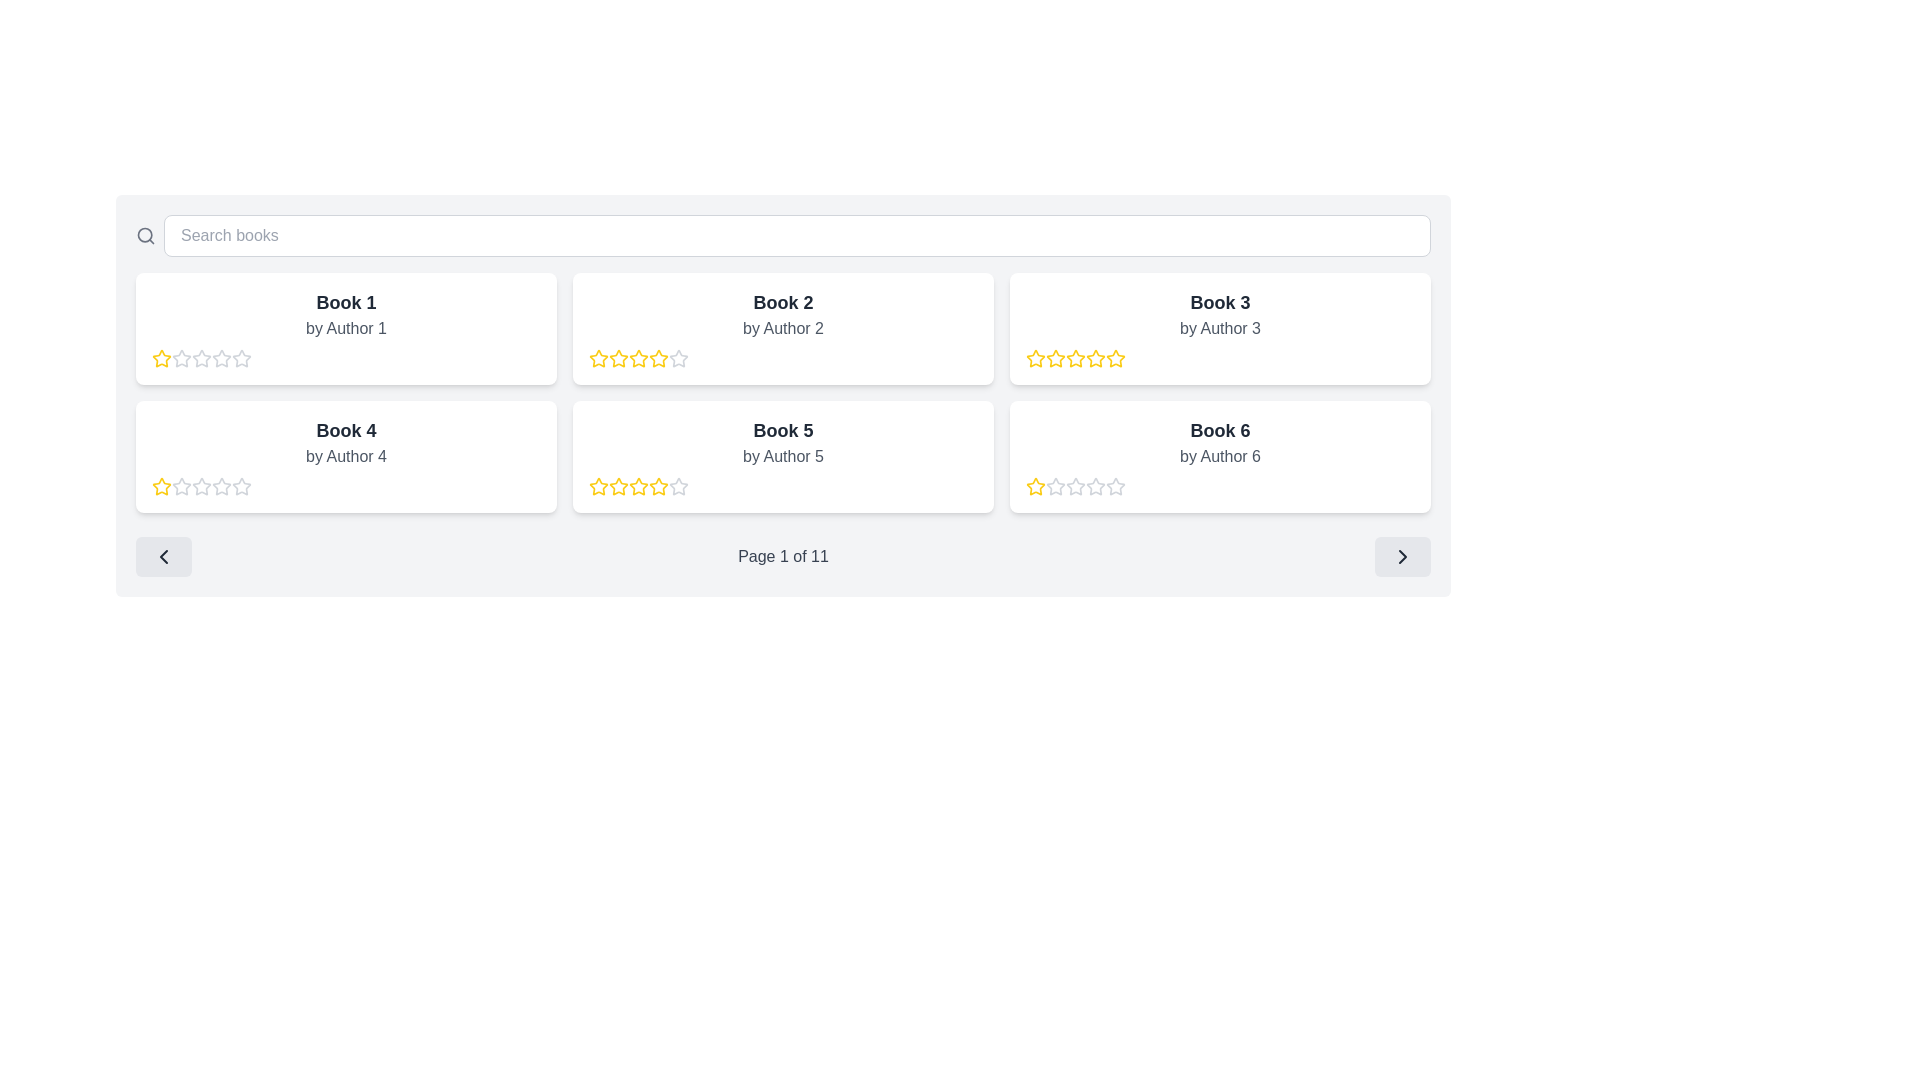 This screenshot has height=1080, width=1920. What do you see at coordinates (182, 486) in the screenshot?
I see `the first rating star icon for 'Book 4' by 'Author 4'` at bounding box center [182, 486].